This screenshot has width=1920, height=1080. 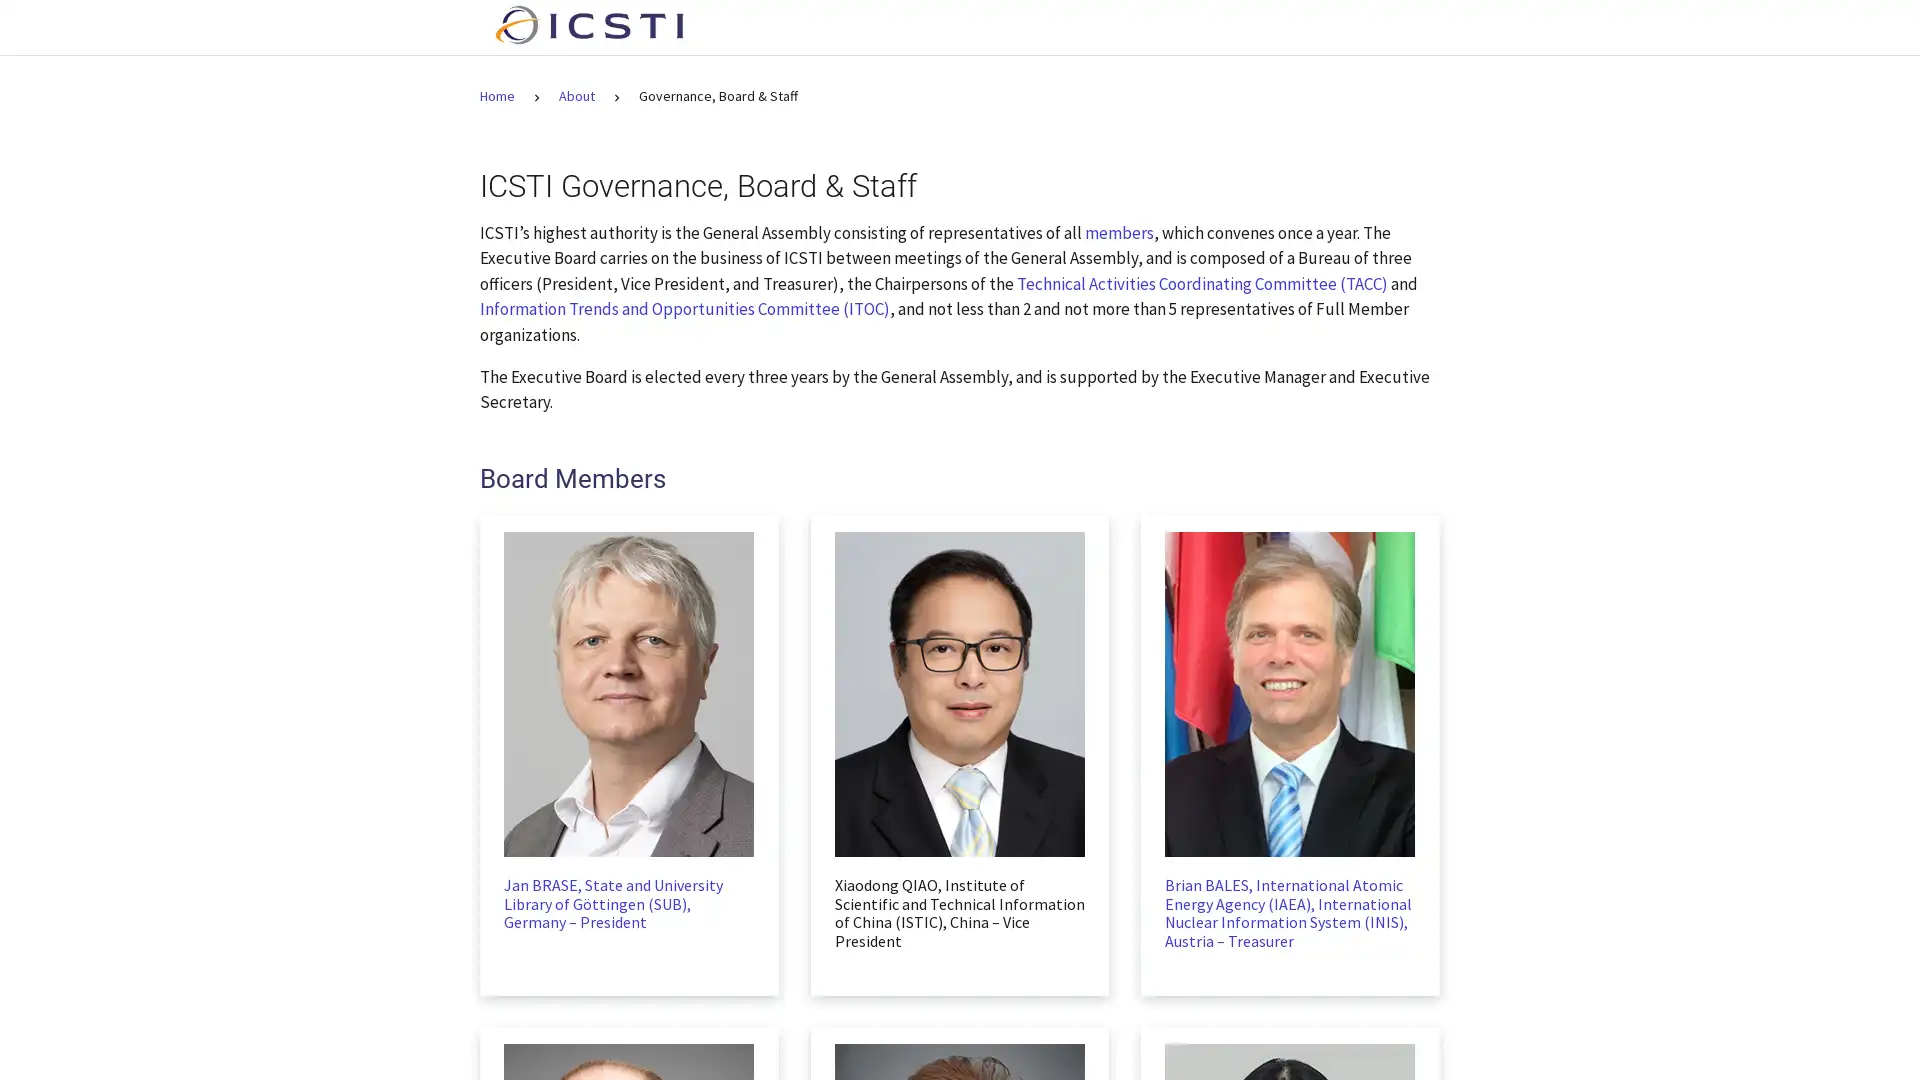 I want to click on About ICSTI, so click(x=980, y=27).